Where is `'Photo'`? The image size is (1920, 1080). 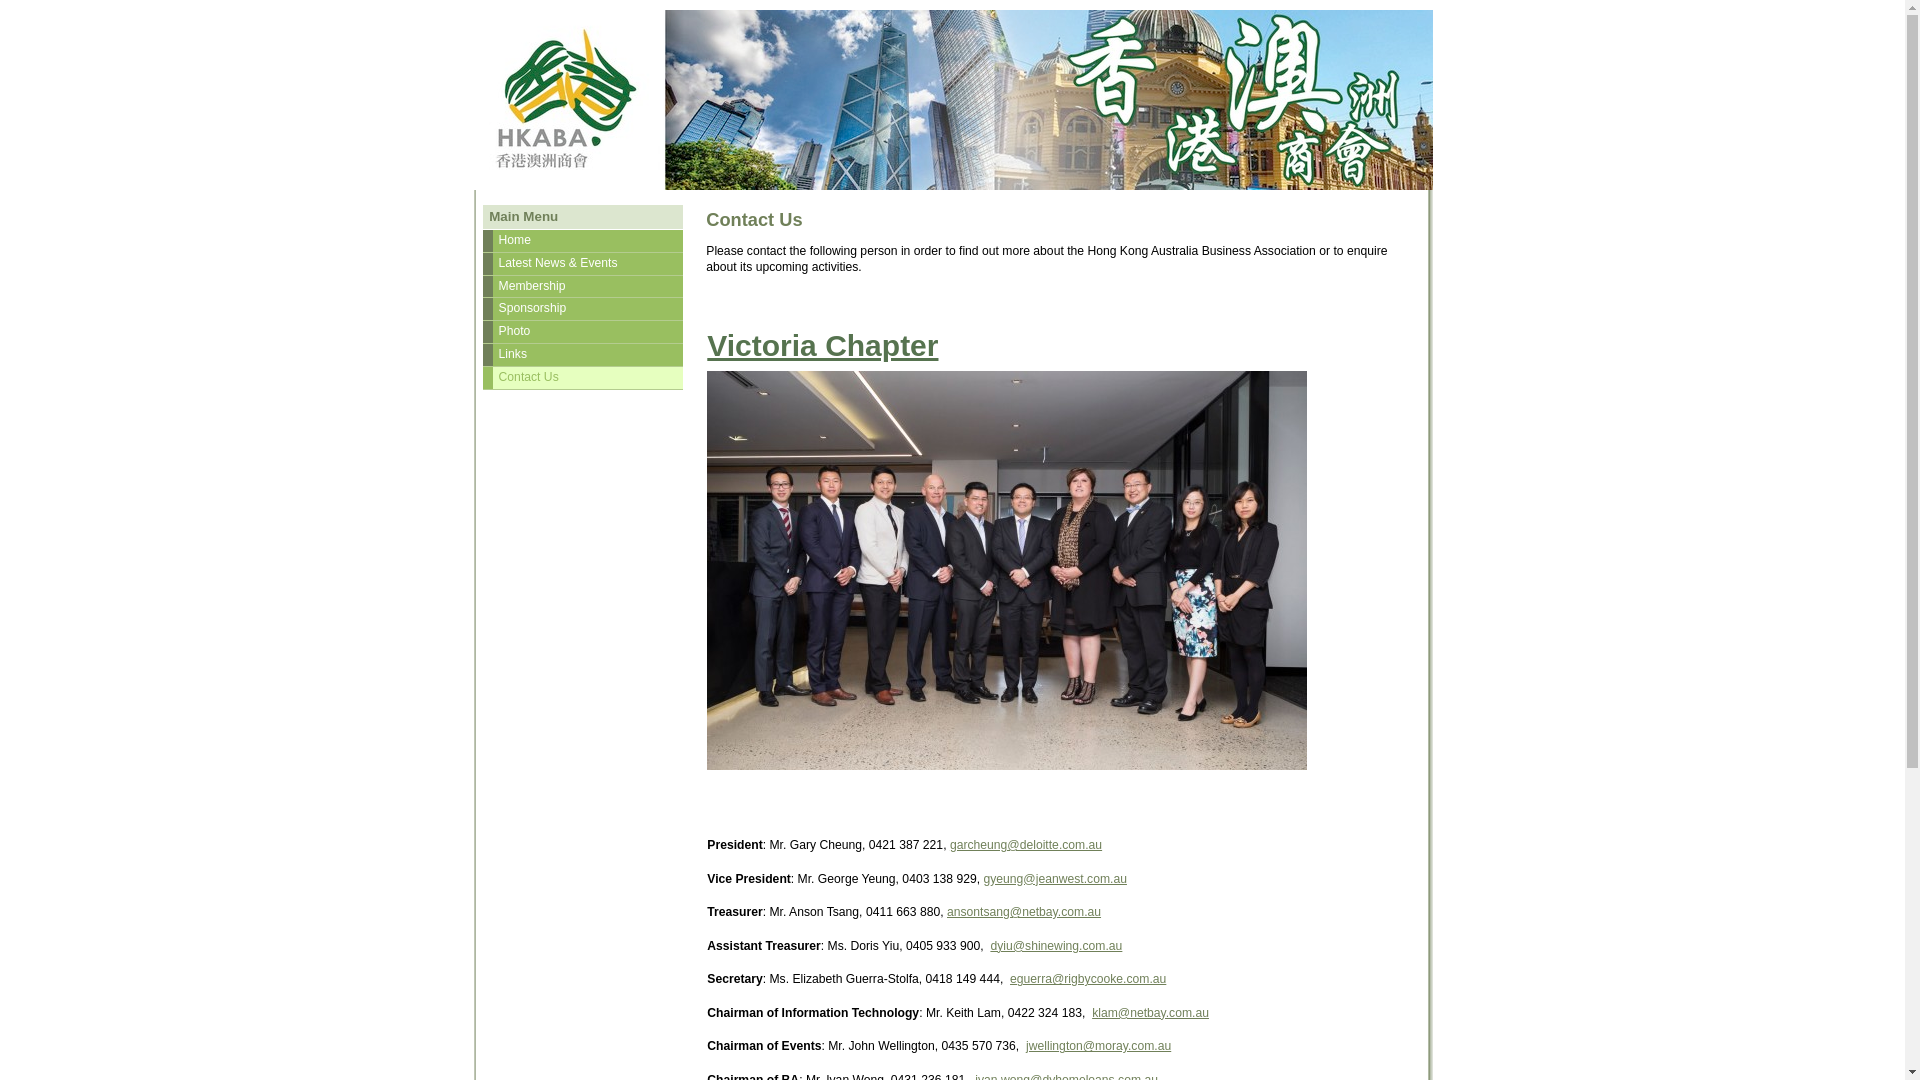
'Photo' is located at coordinates (581, 330).